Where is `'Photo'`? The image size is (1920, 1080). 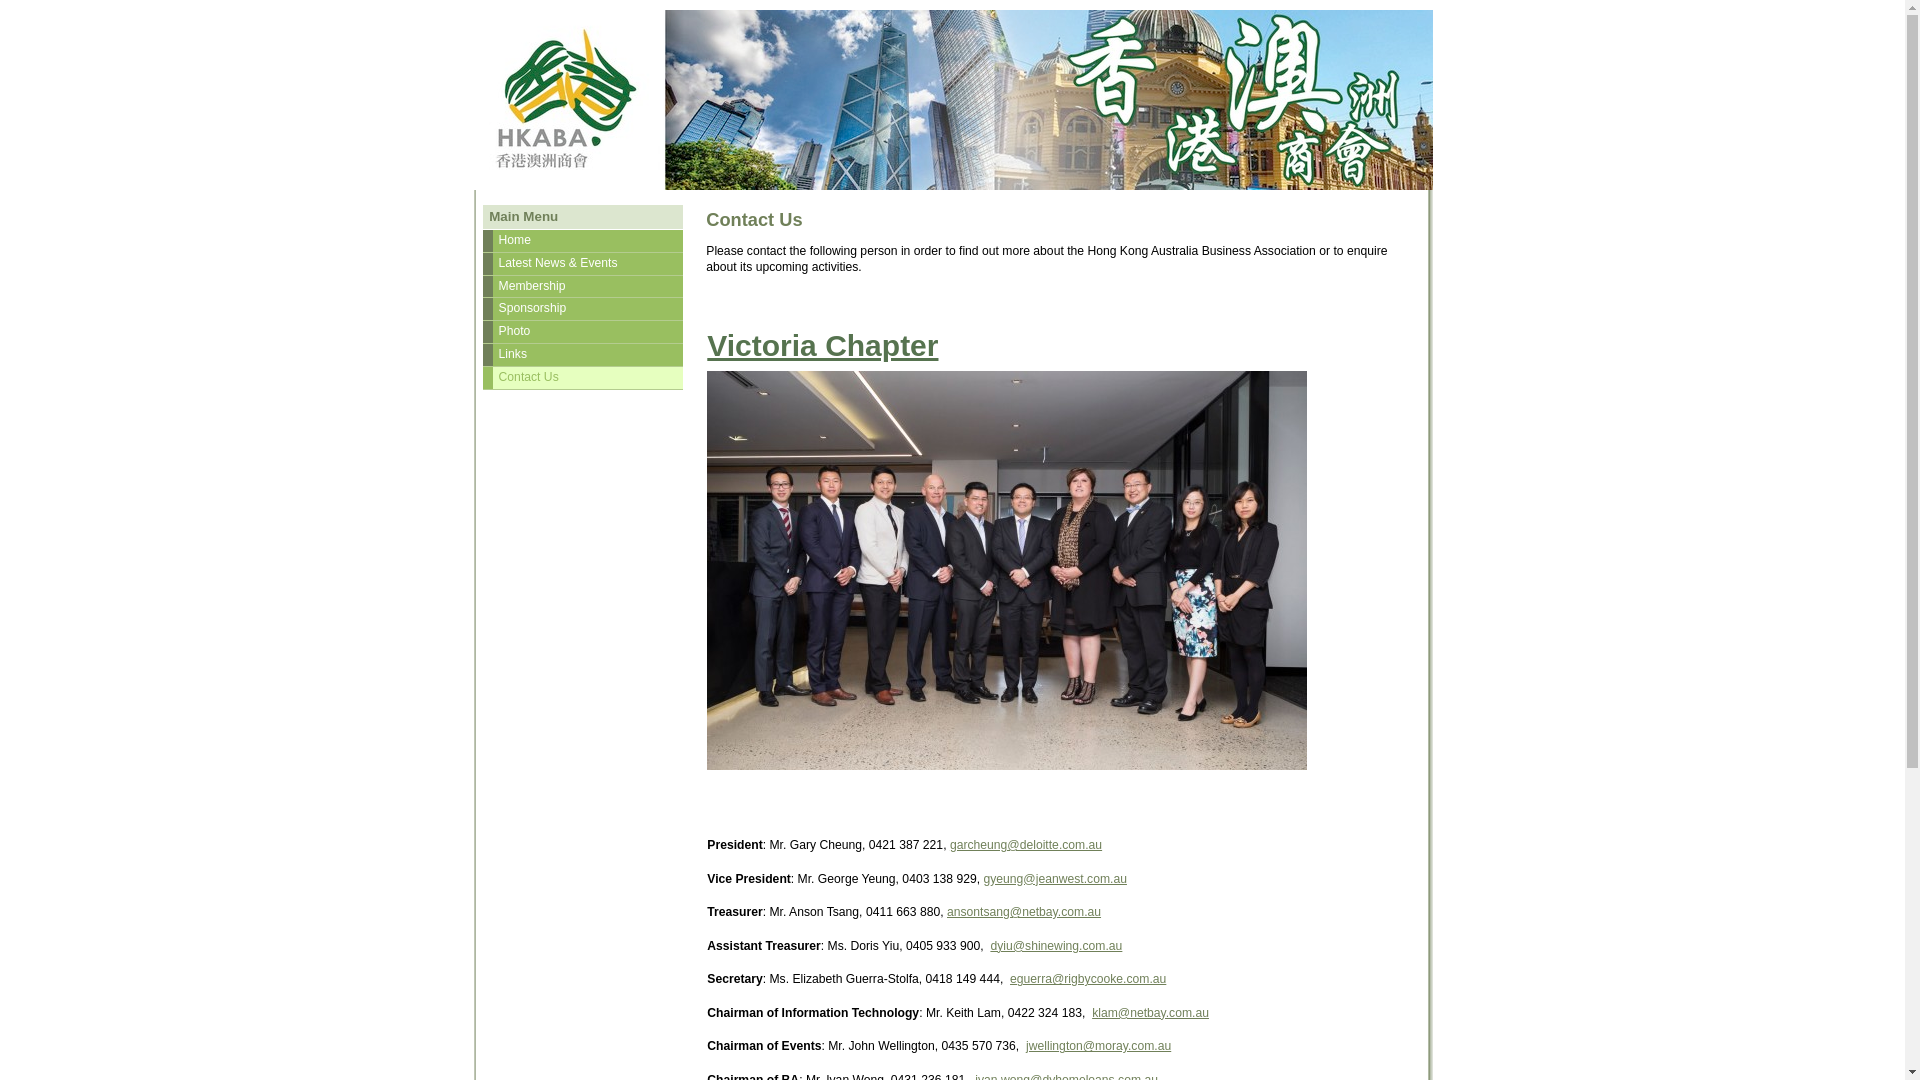
'Photo' is located at coordinates (581, 330).